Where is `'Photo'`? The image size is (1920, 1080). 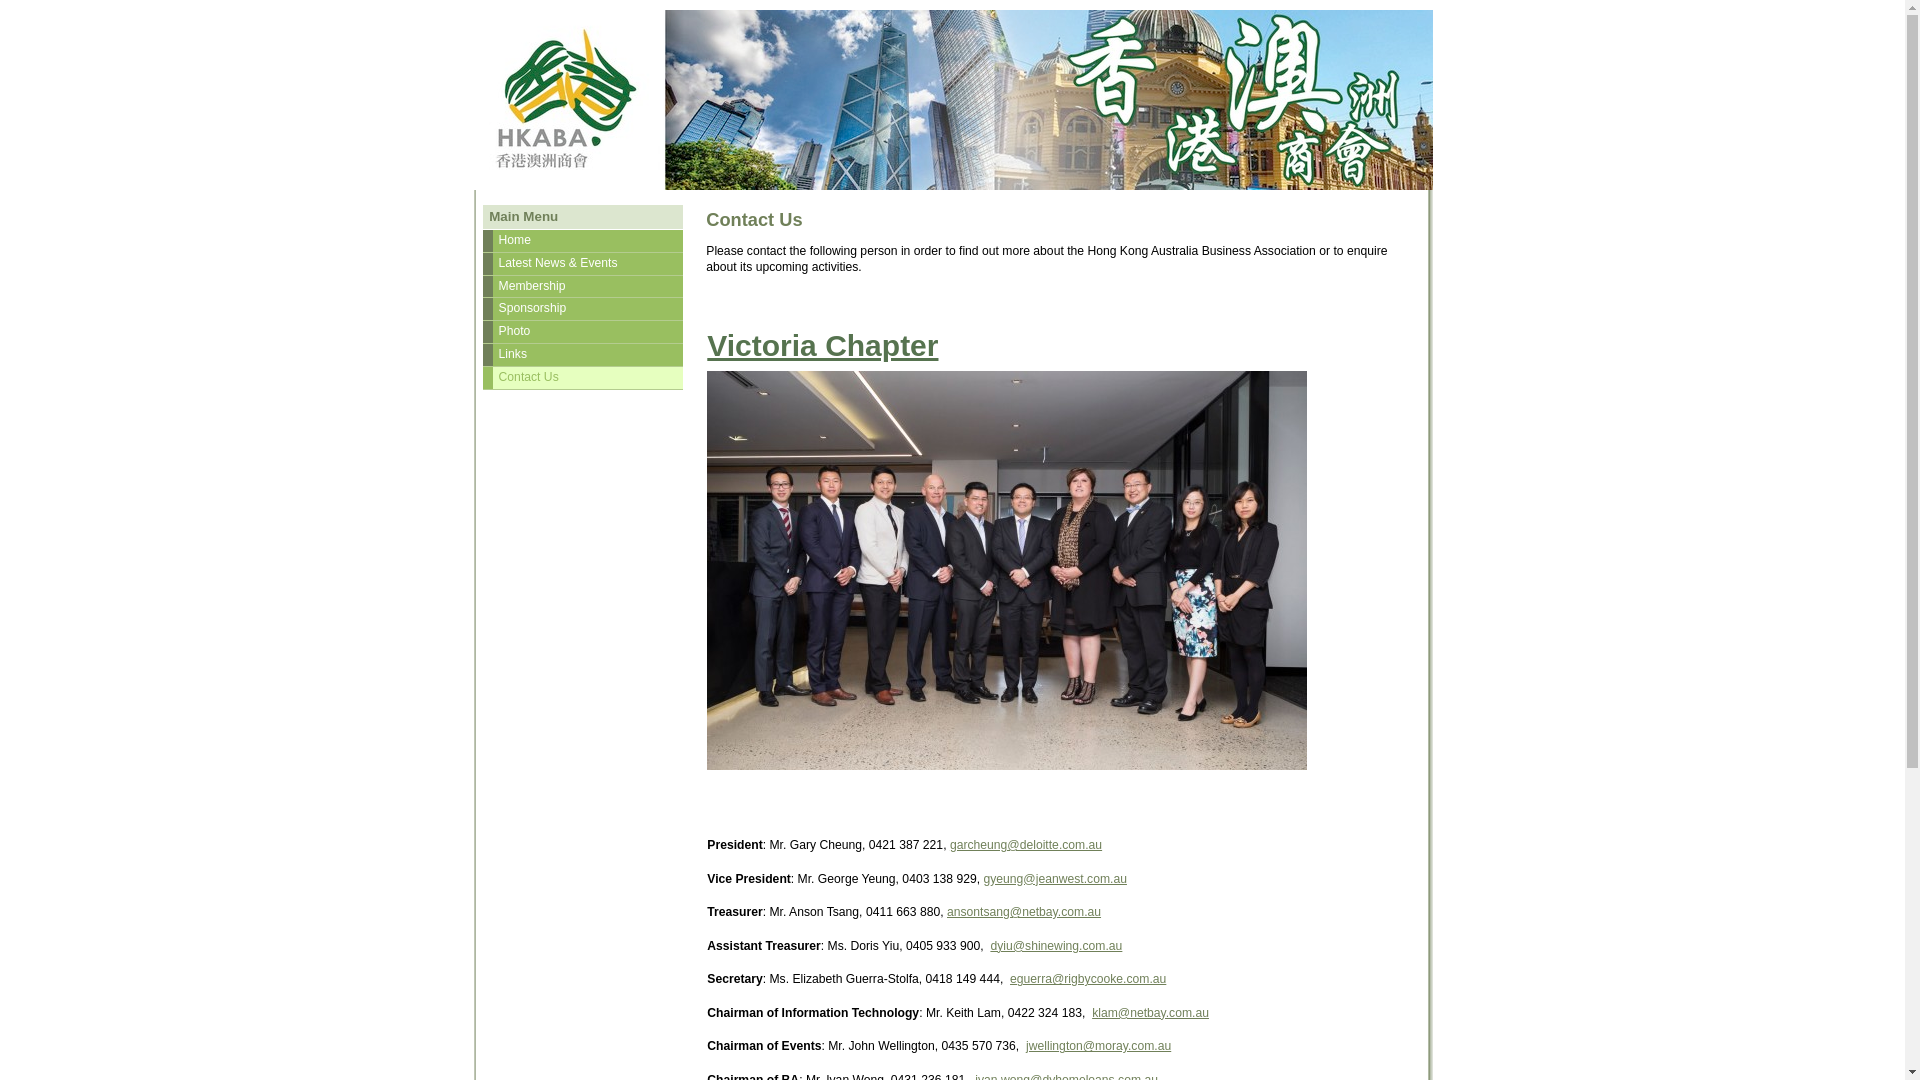
'Photo' is located at coordinates (581, 330).